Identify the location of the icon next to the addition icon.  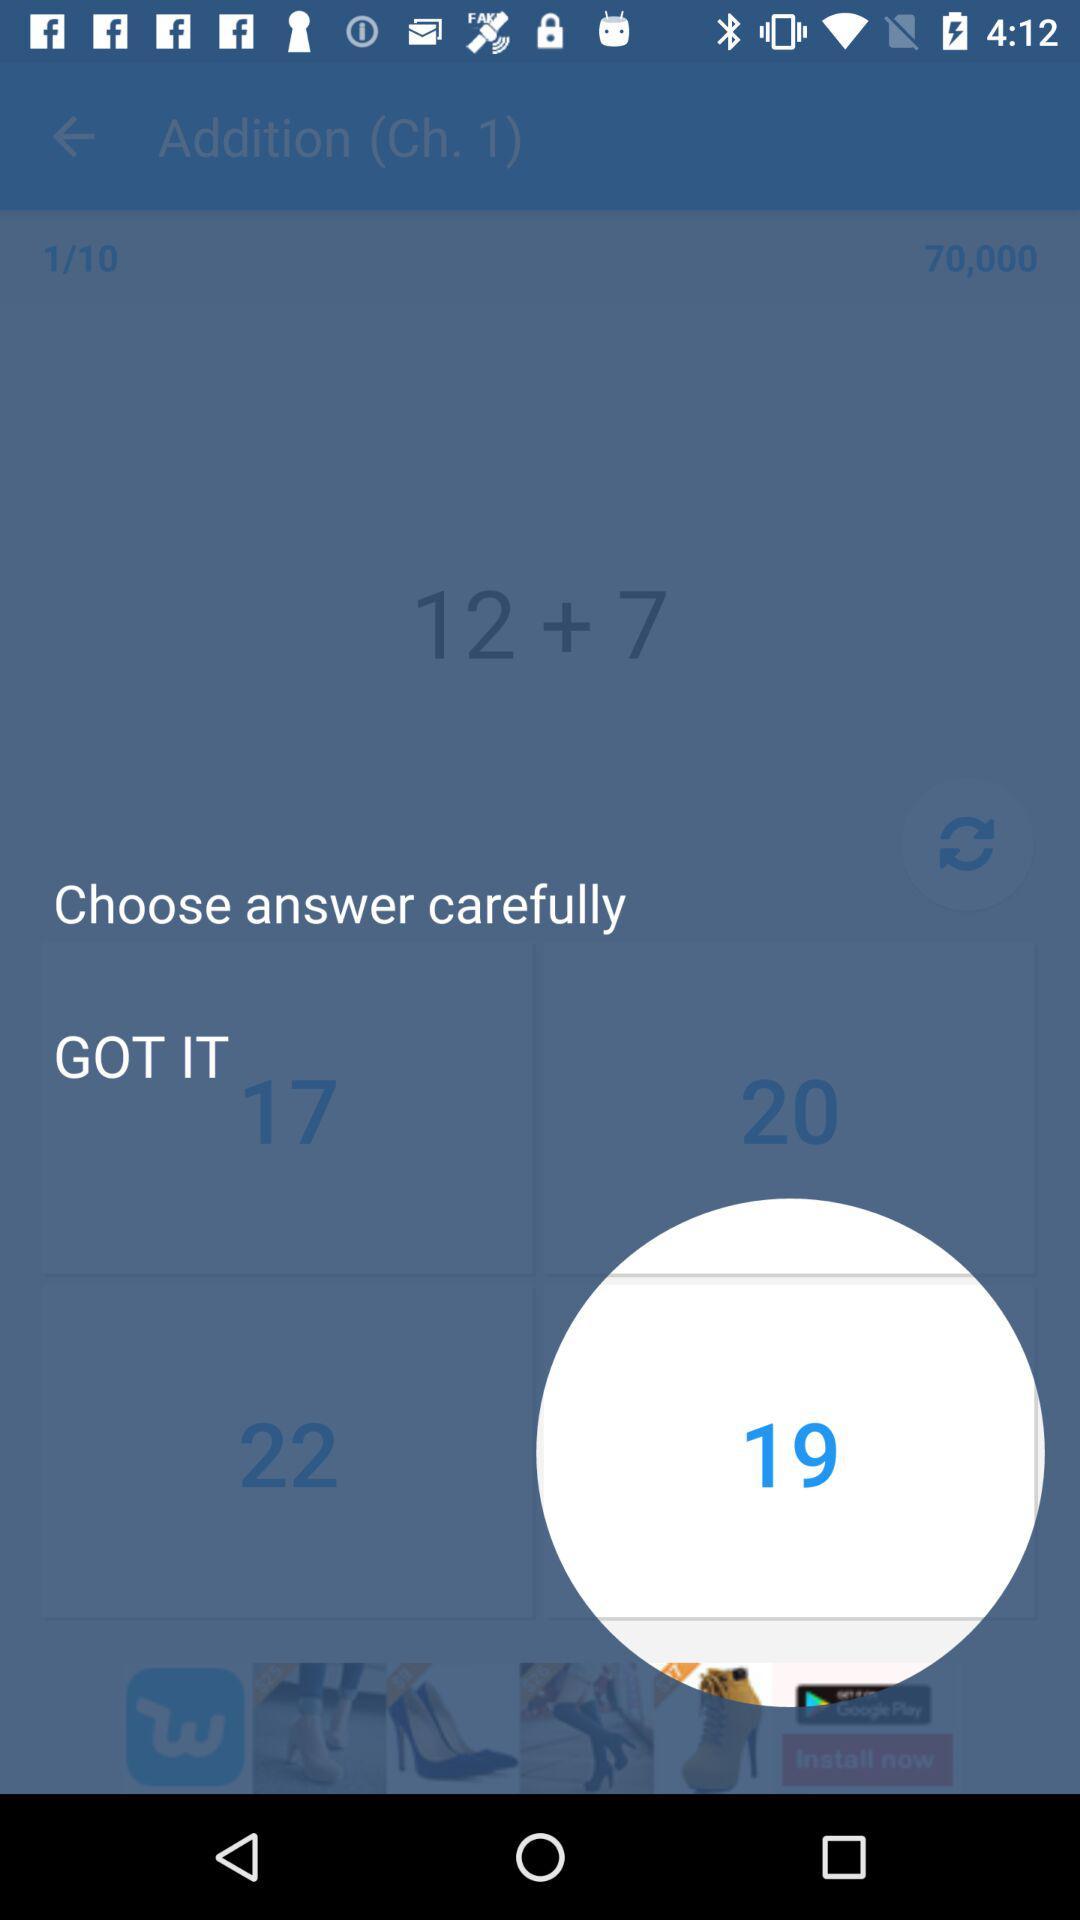
(72, 135).